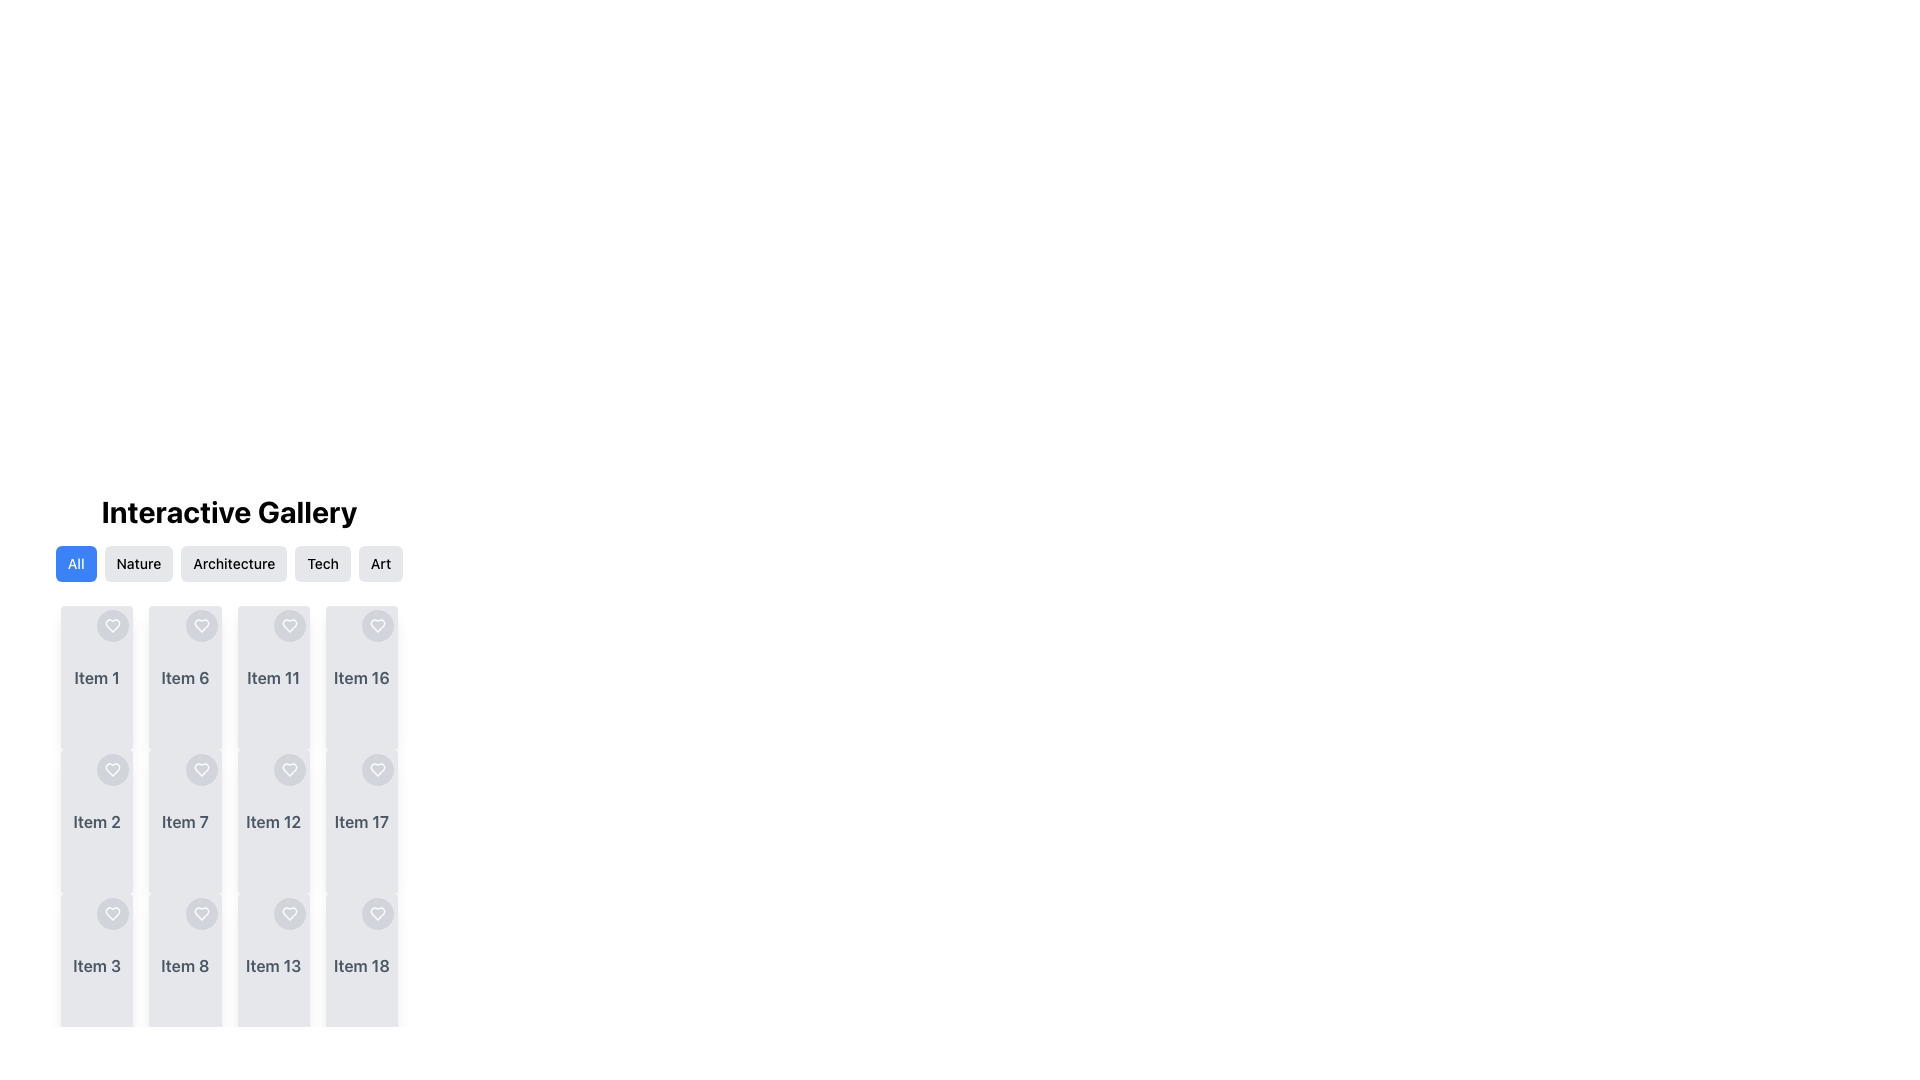  I want to click on text of the heading labeled 'Interactive Gallery' which is a large, bold heading positioned at the top center of the content area, so click(229, 511).